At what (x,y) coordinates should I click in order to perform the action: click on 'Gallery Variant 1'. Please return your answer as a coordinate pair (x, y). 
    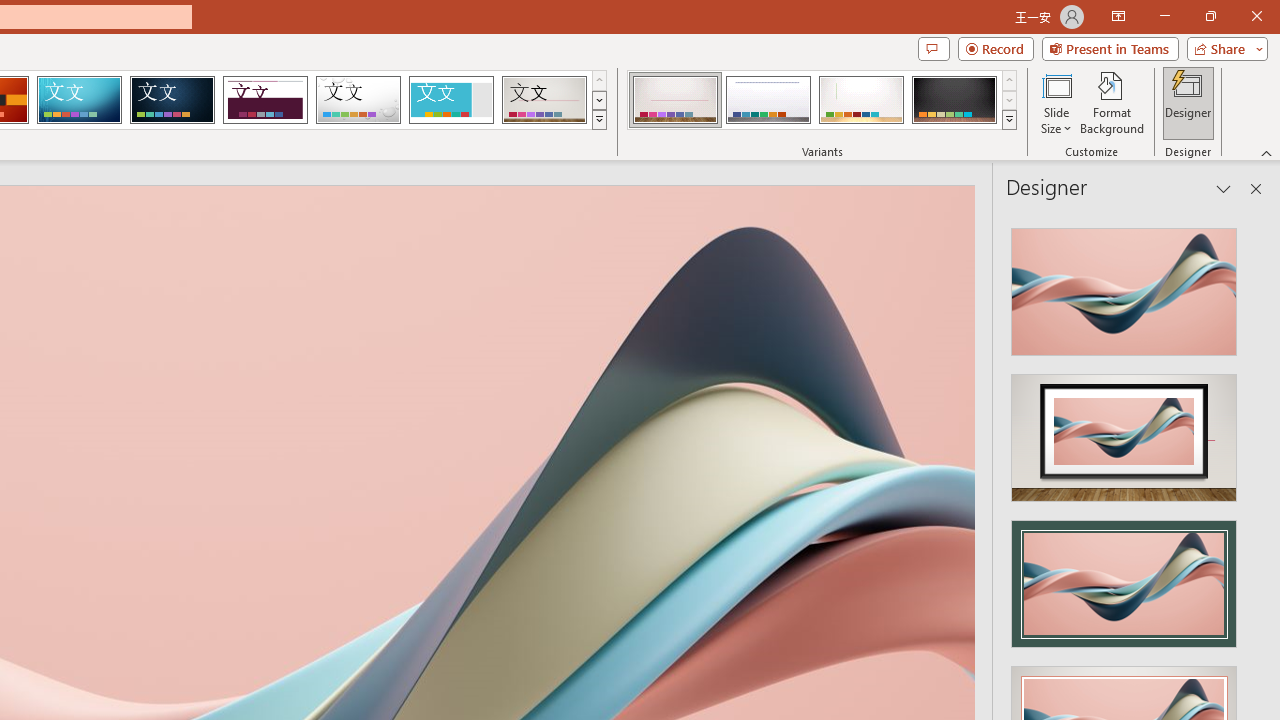
    Looking at the image, I should click on (675, 100).